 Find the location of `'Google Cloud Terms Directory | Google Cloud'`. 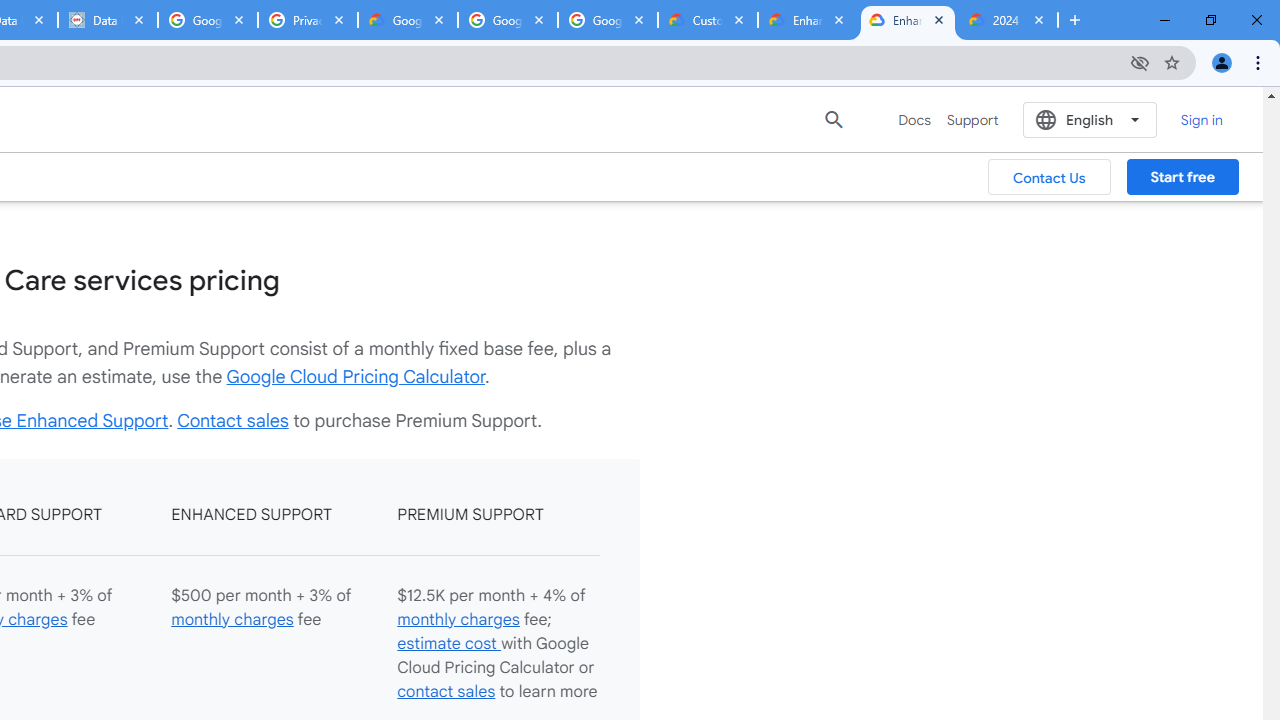

'Google Cloud Terms Directory | Google Cloud' is located at coordinates (407, 20).